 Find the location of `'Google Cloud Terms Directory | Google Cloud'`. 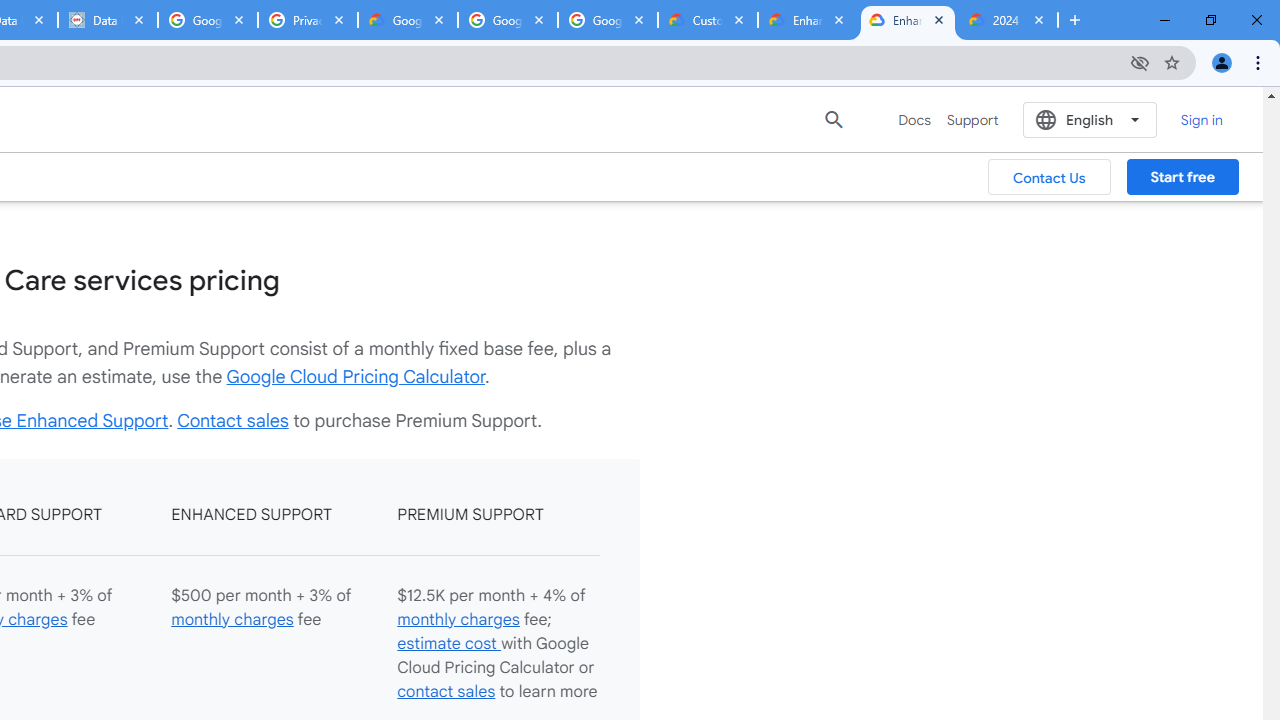

'Google Cloud Terms Directory | Google Cloud' is located at coordinates (407, 20).